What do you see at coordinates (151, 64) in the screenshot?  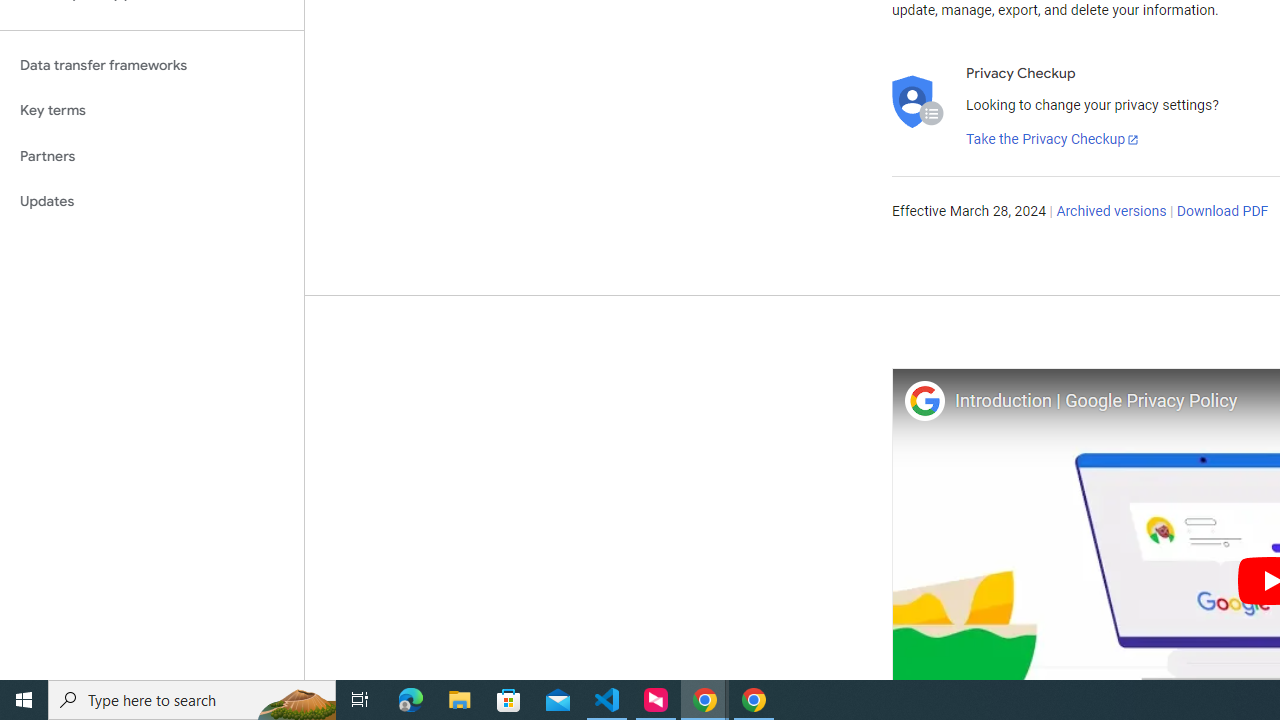 I see `'Data transfer frameworks'` at bounding box center [151, 64].